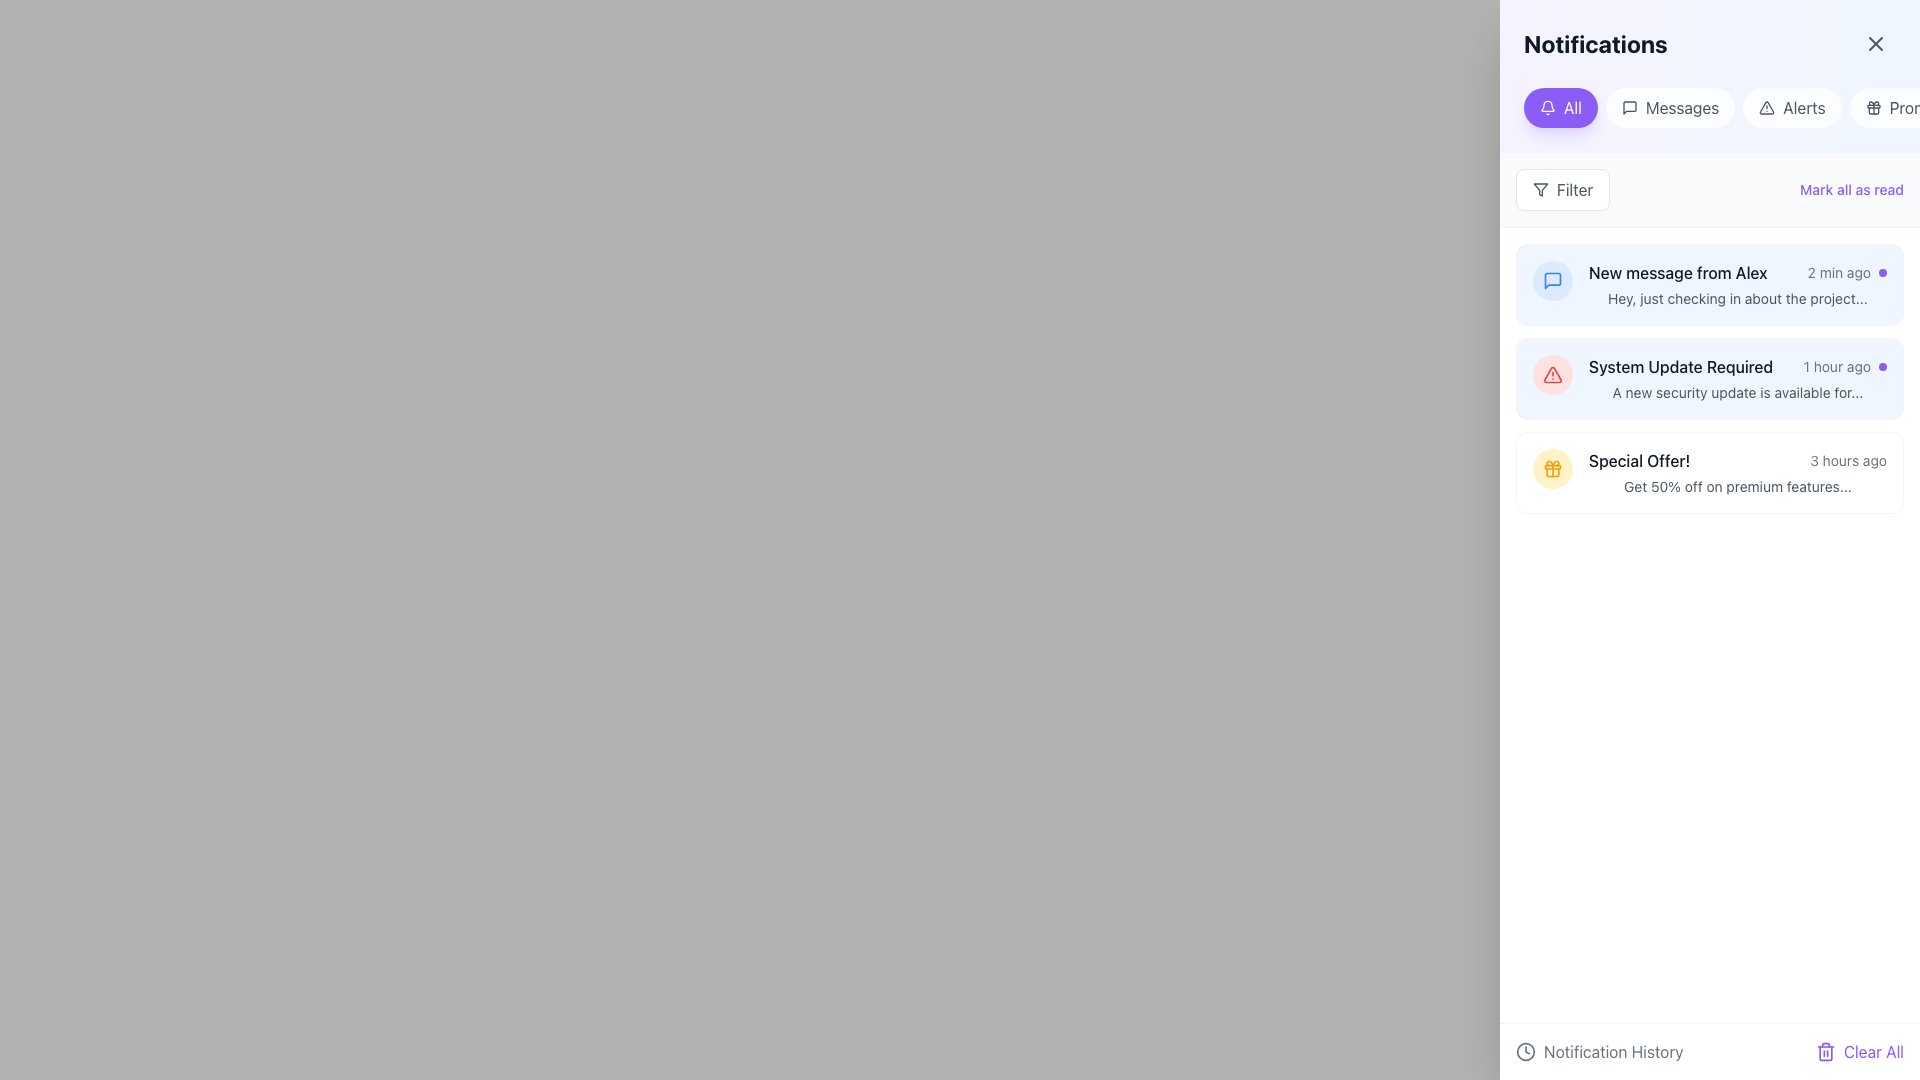  I want to click on the '2 min ago' label in the notification panel that indicates elapsed time since the notification was generated, which is part of the first notification entry titled 'New message from Alex', so click(1839, 273).